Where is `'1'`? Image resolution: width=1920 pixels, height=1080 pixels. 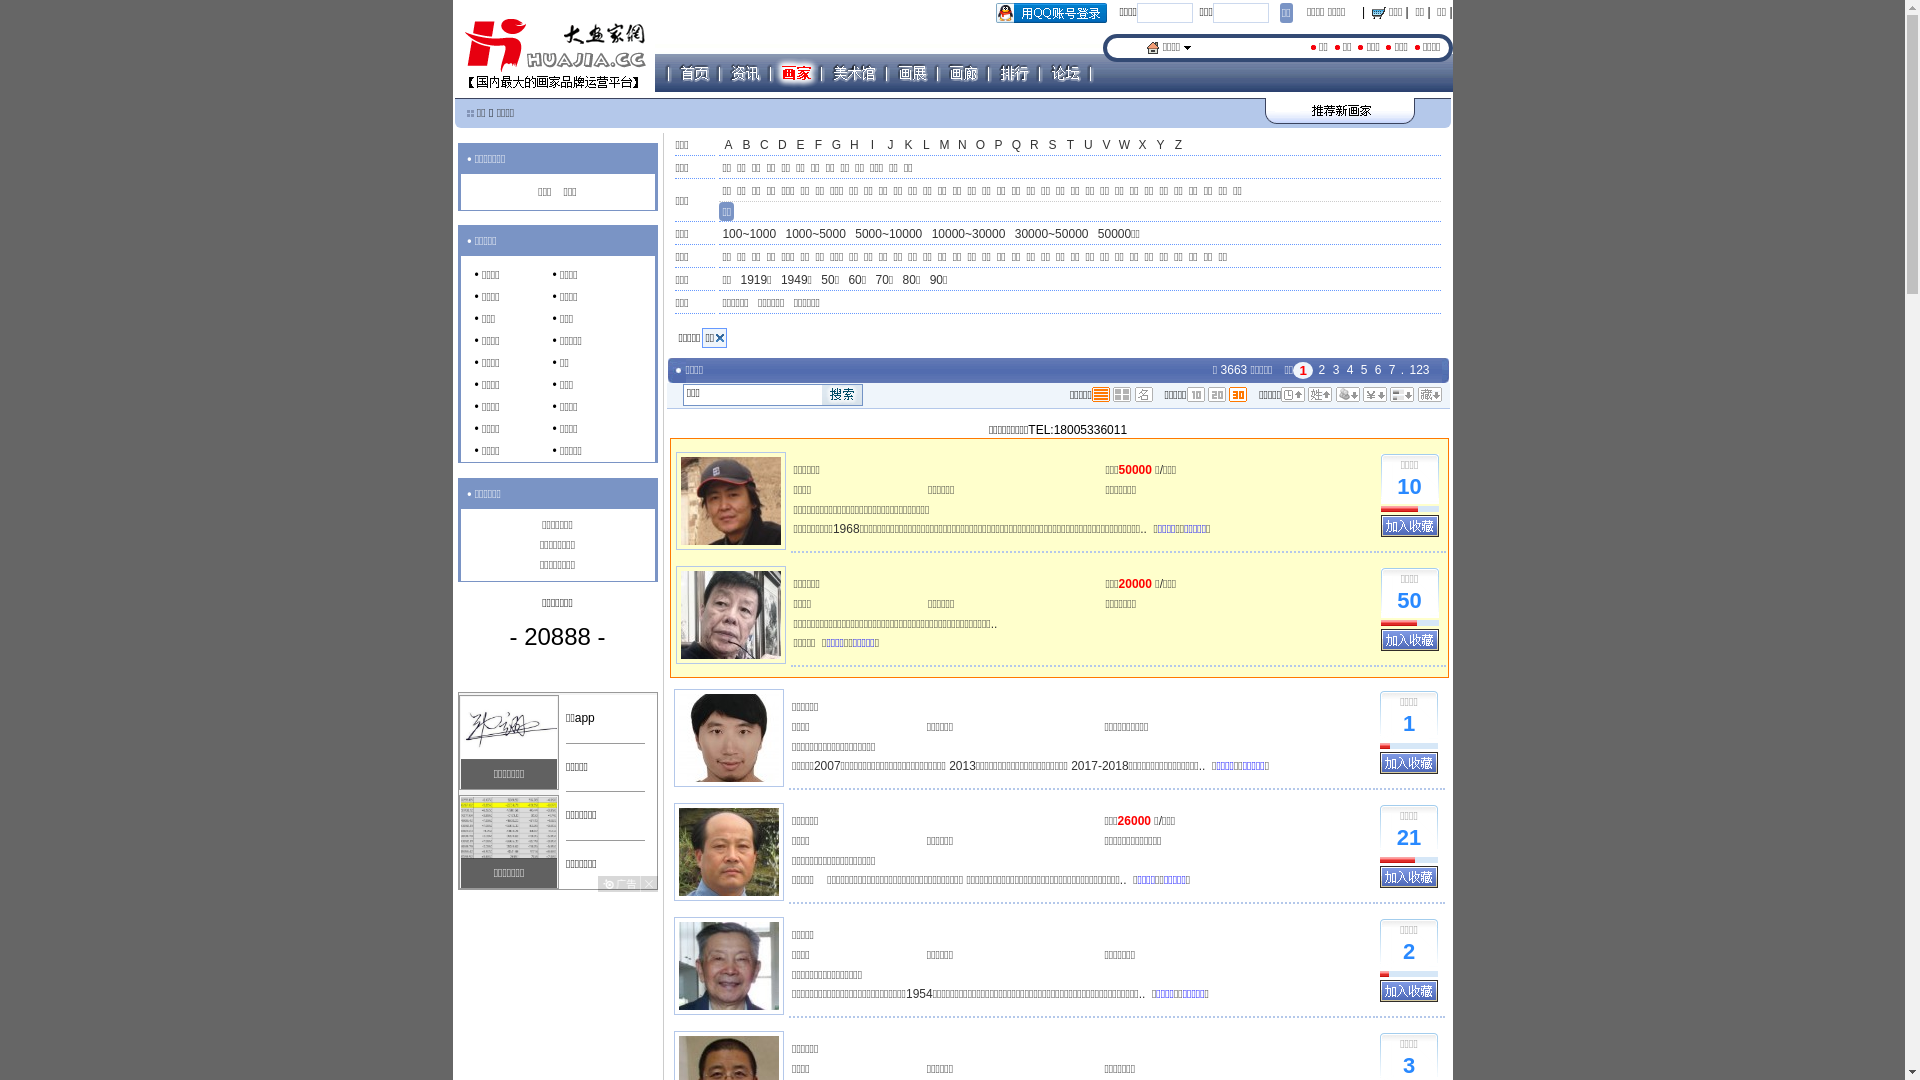 '1' is located at coordinates (1408, 724).